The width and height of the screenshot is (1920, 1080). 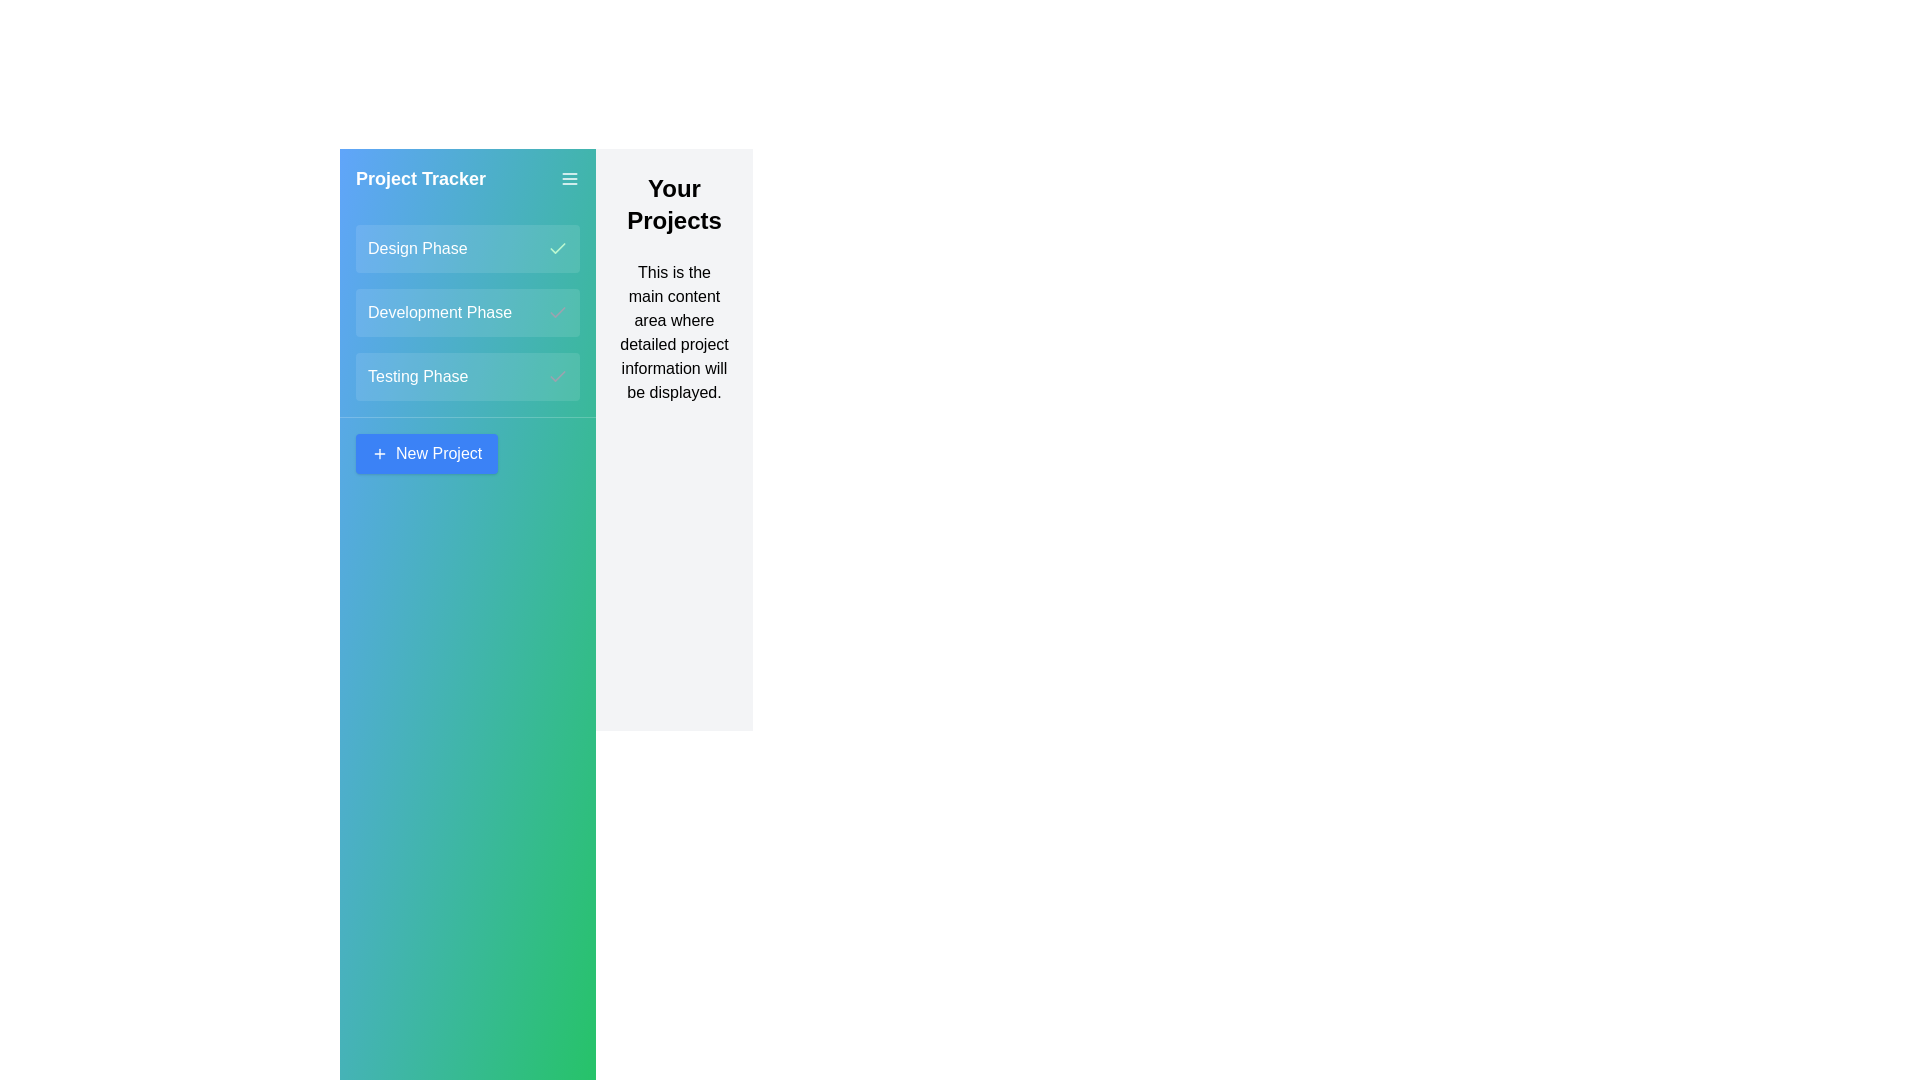 I want to click on the 'New Project' button to initiate adding a new project, so click(x=426, y=454).